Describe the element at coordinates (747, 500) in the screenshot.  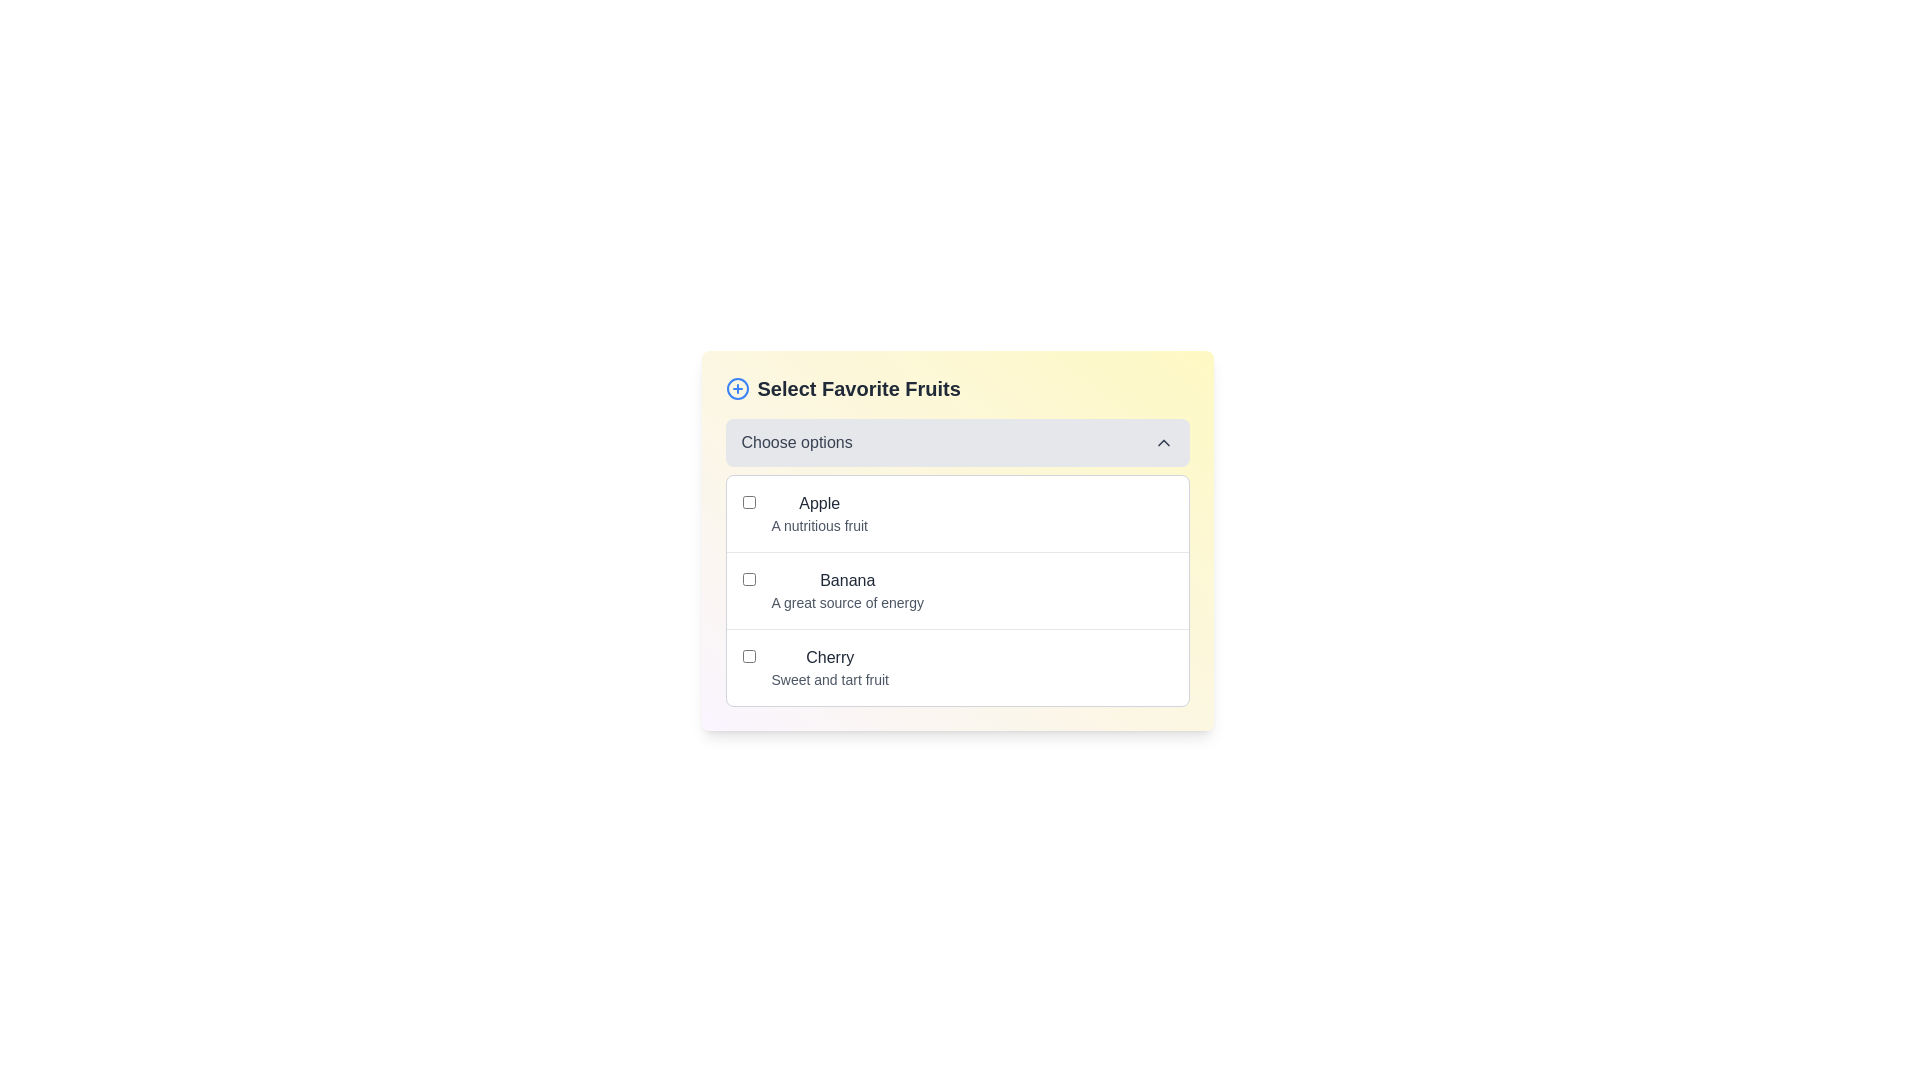
I see `the checkbox located to the immediate left of the text 'Apple'` at that location.